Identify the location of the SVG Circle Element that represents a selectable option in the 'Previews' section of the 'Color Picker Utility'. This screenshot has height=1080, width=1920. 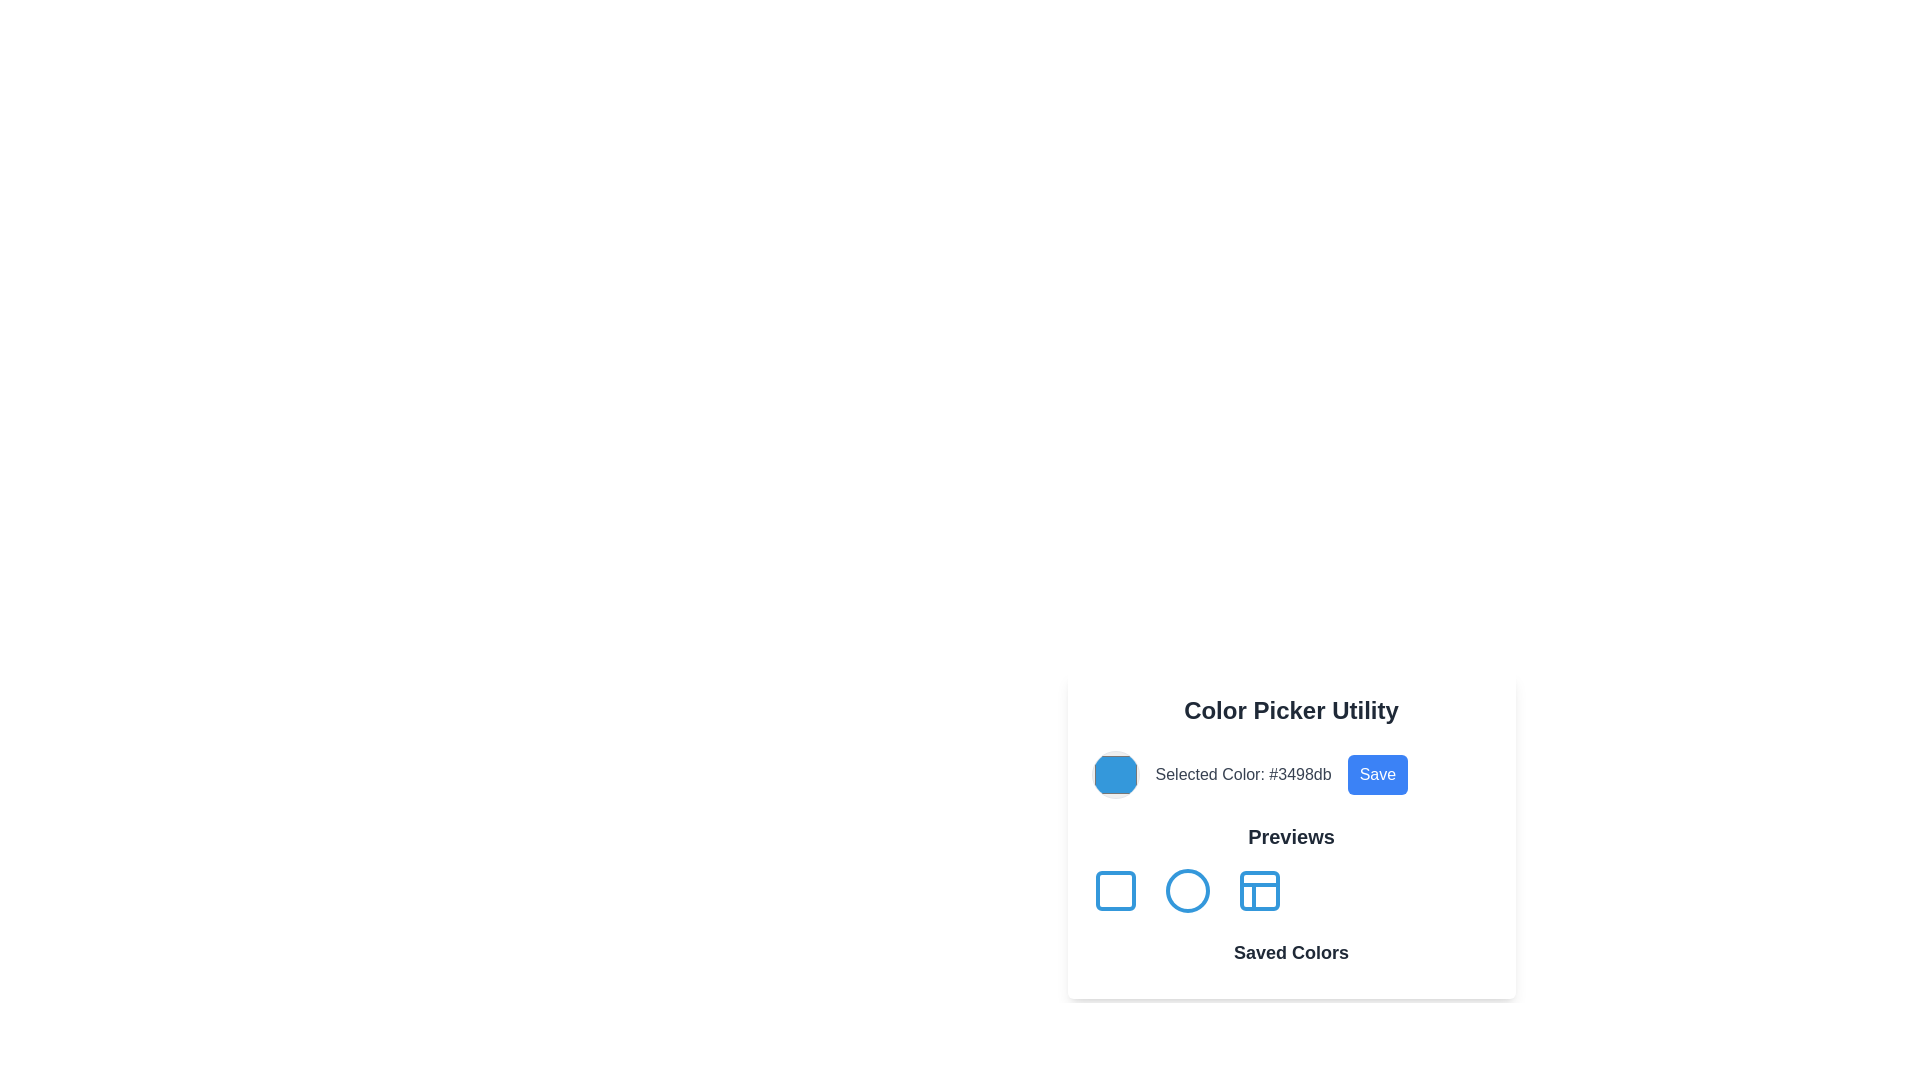
(1187, 890).